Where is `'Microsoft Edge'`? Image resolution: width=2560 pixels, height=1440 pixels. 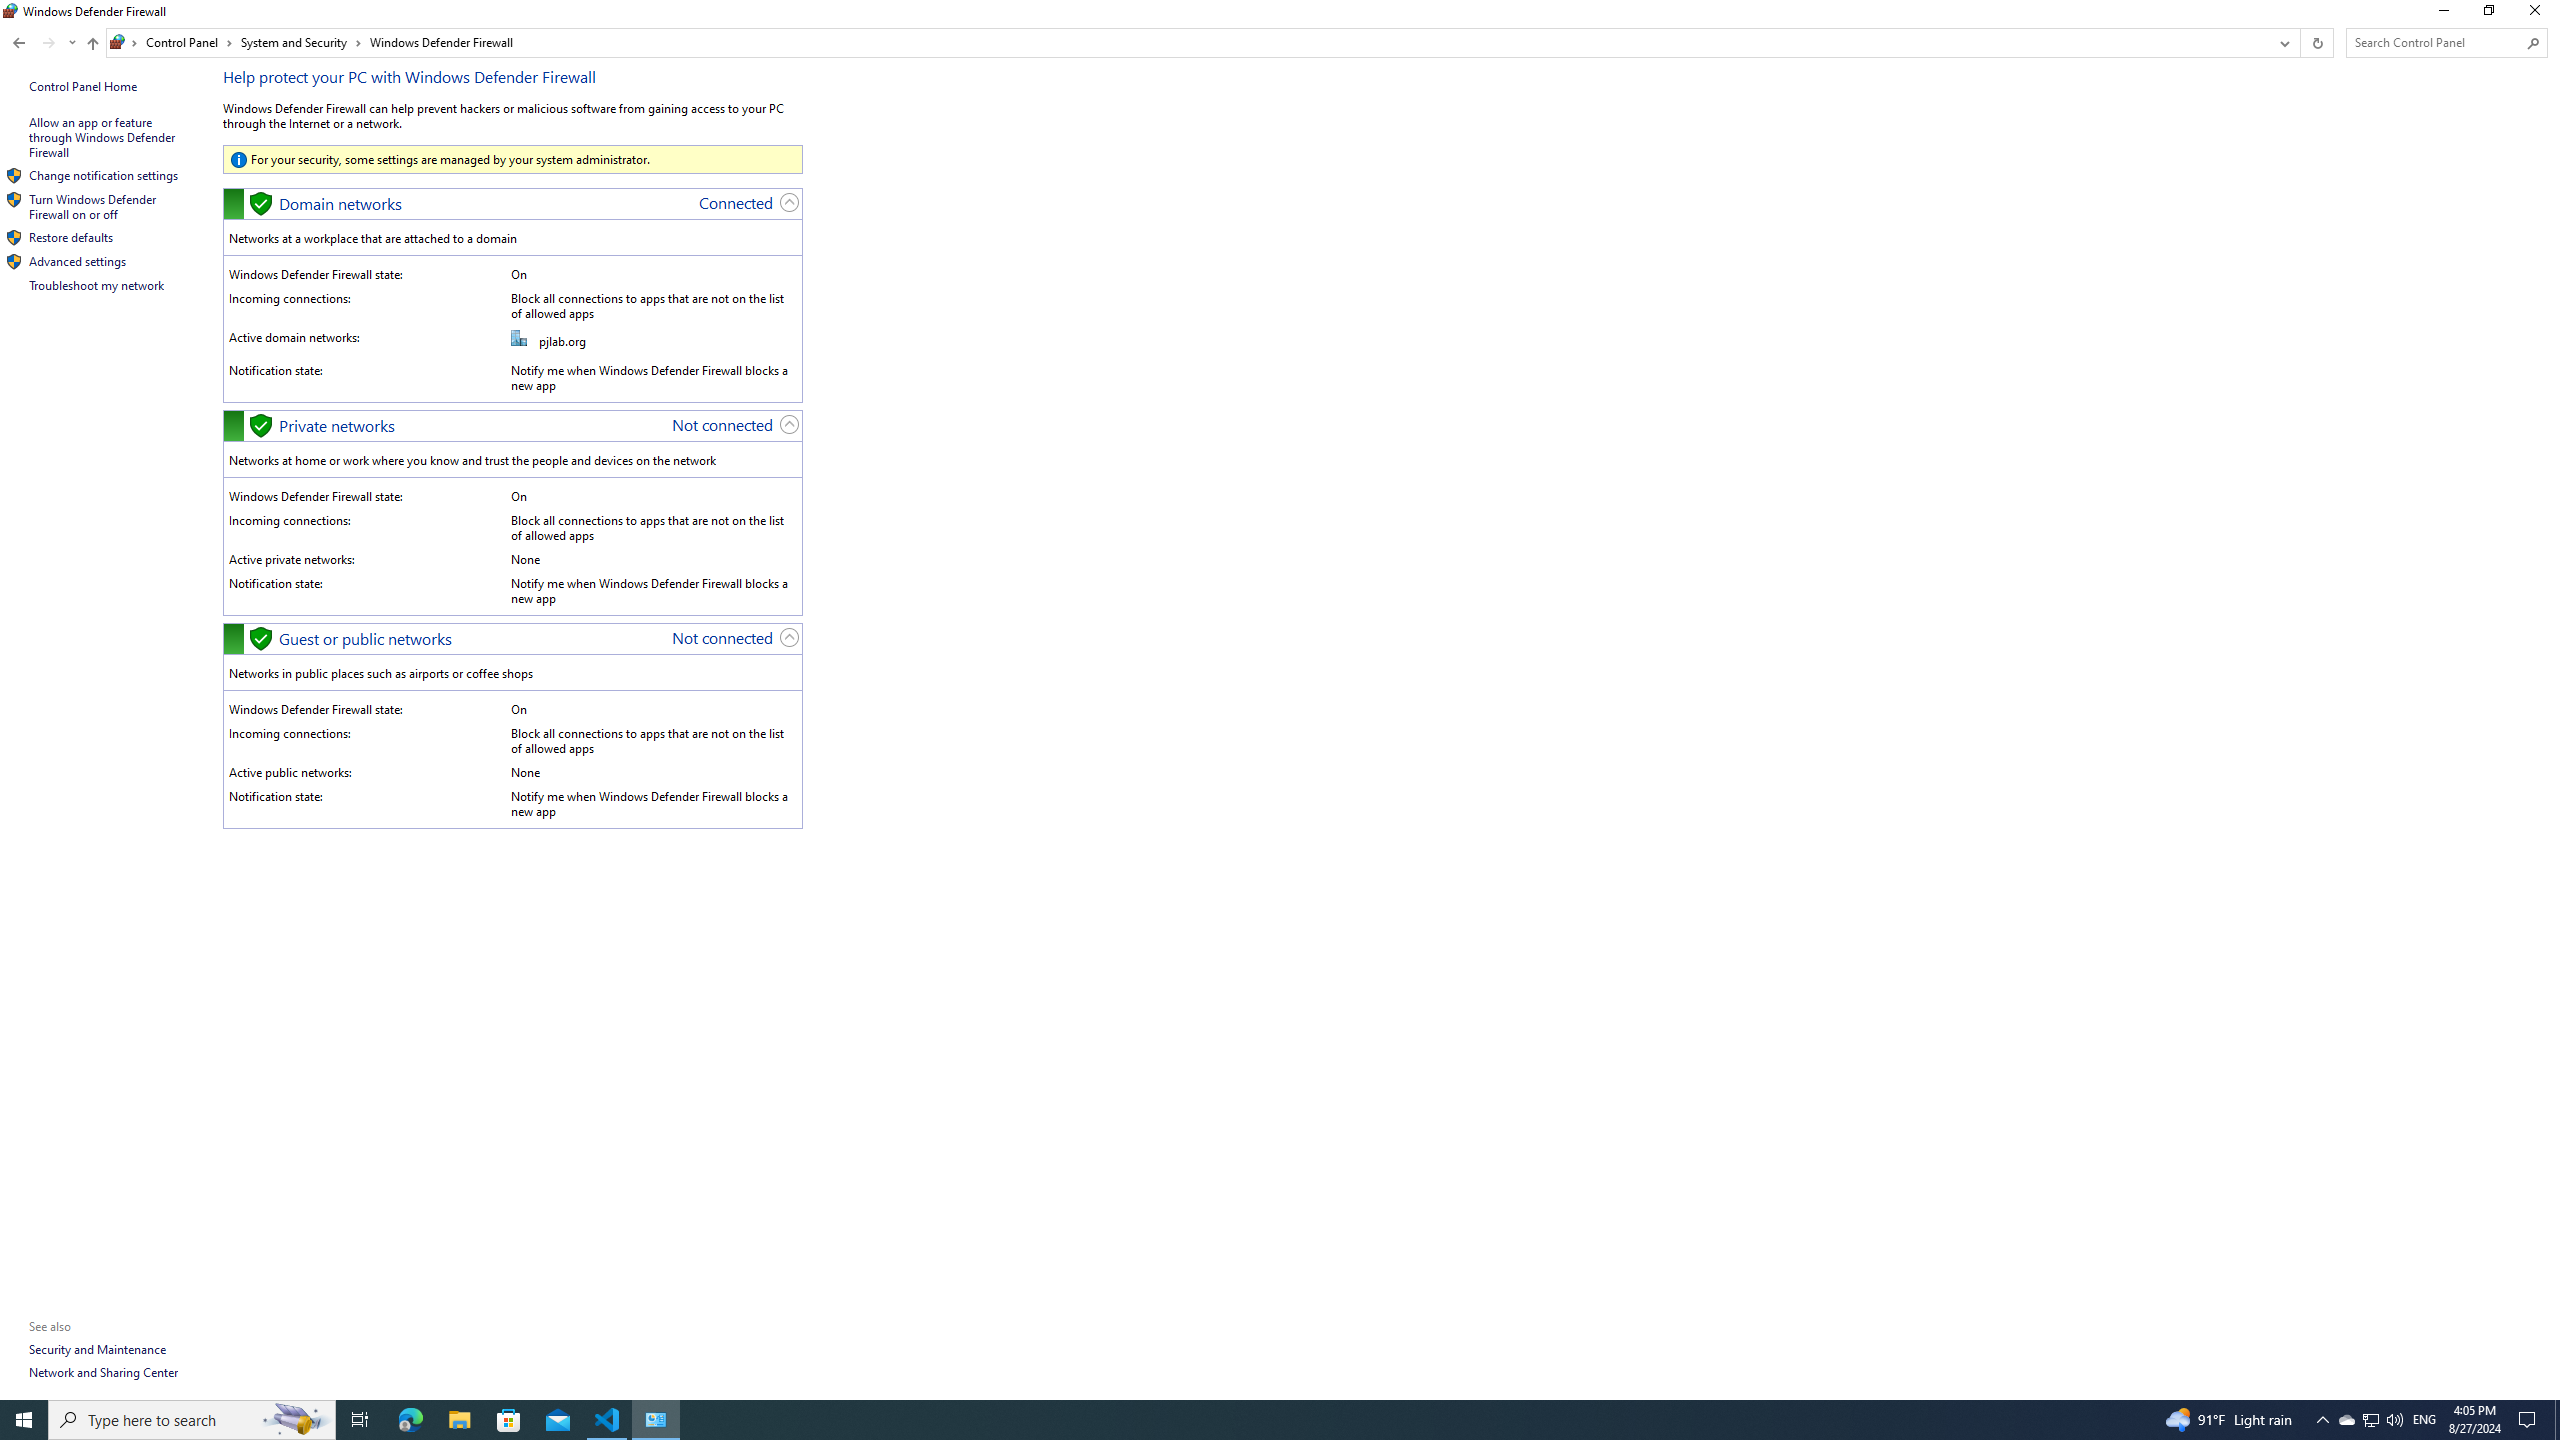
'Microsoft Edge' is located at coordinates (409, 1418).